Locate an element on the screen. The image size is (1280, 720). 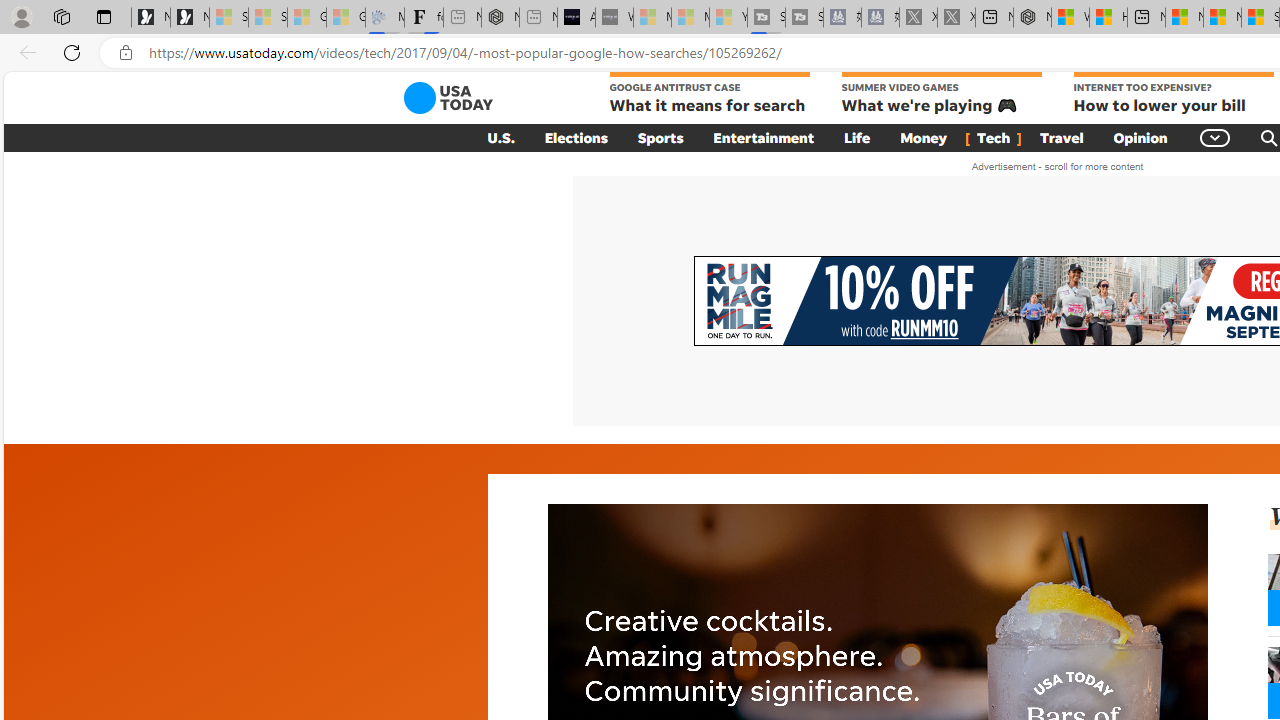
'Entertainment' is located at coordinates (763, 136).